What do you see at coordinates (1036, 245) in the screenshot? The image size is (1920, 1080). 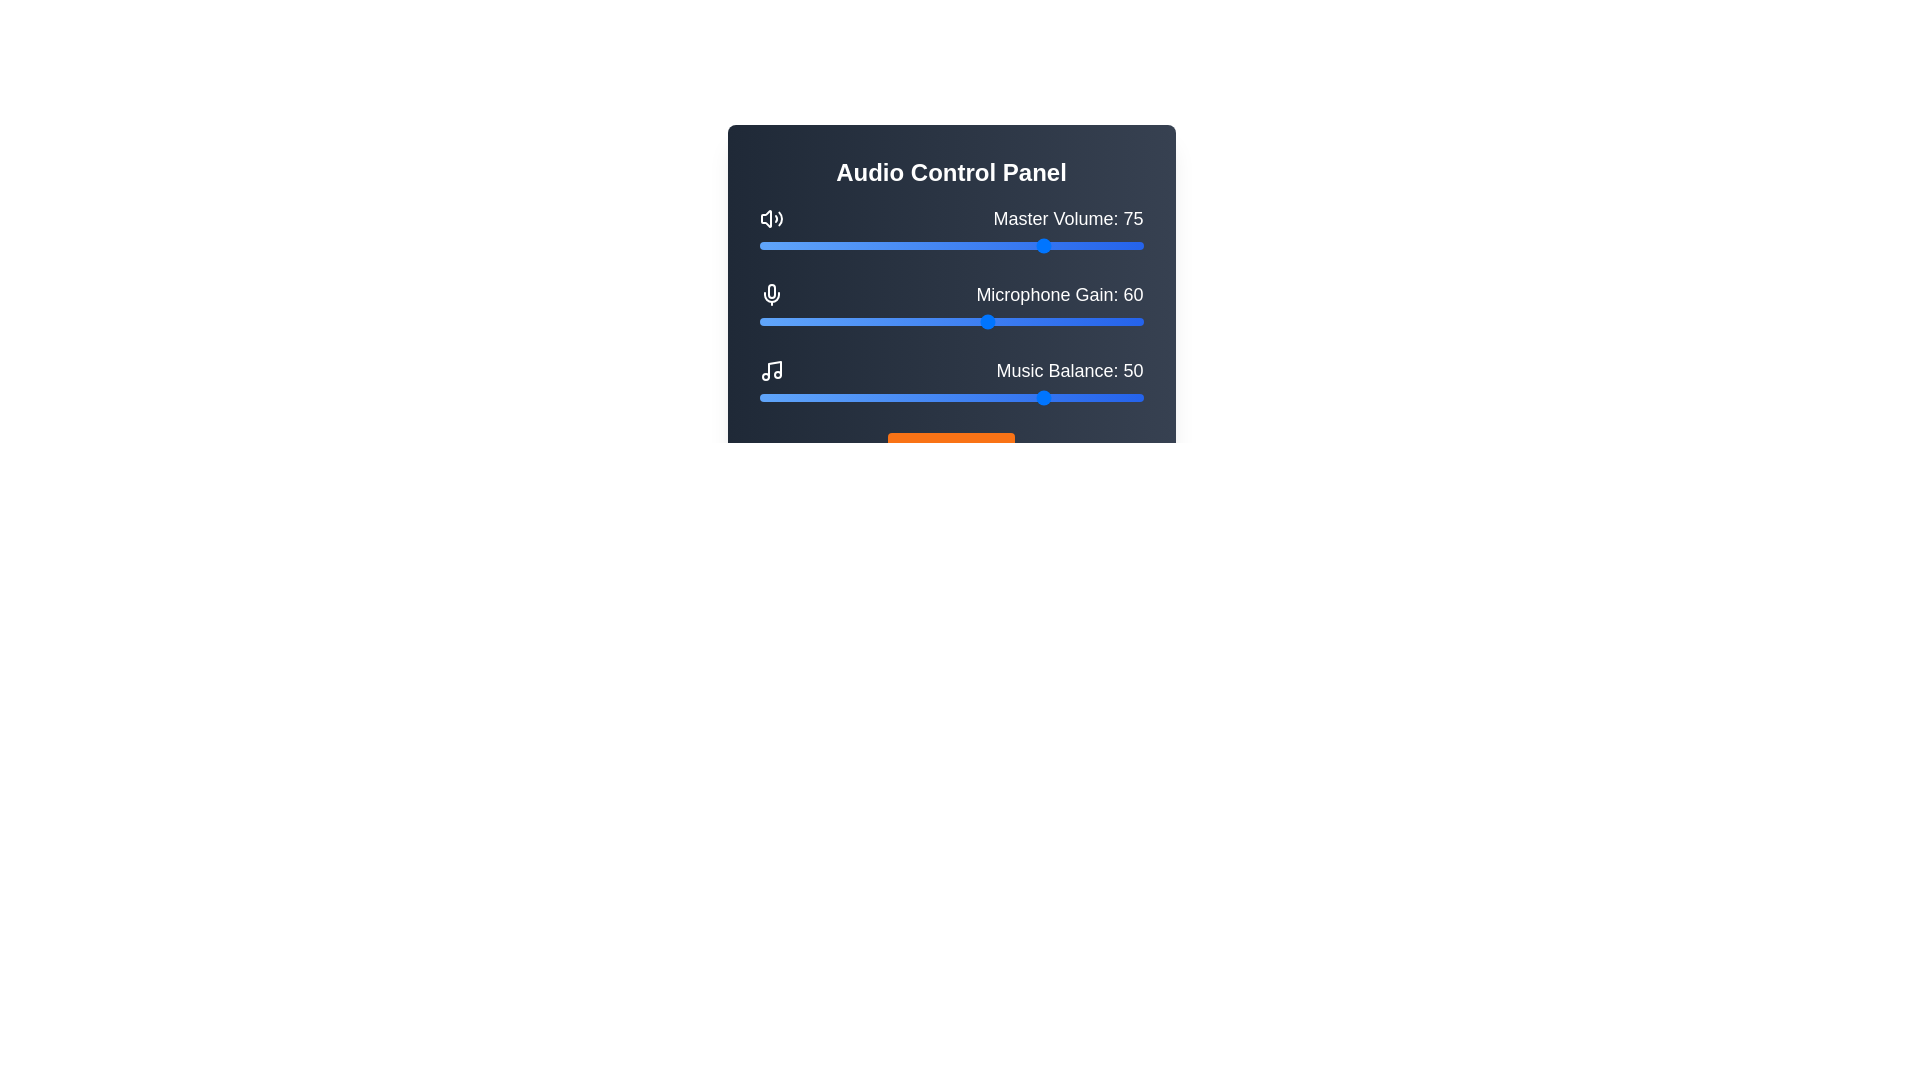 I see `the Master Volume slider to 72 percent` at bounding box center [1036, 245].